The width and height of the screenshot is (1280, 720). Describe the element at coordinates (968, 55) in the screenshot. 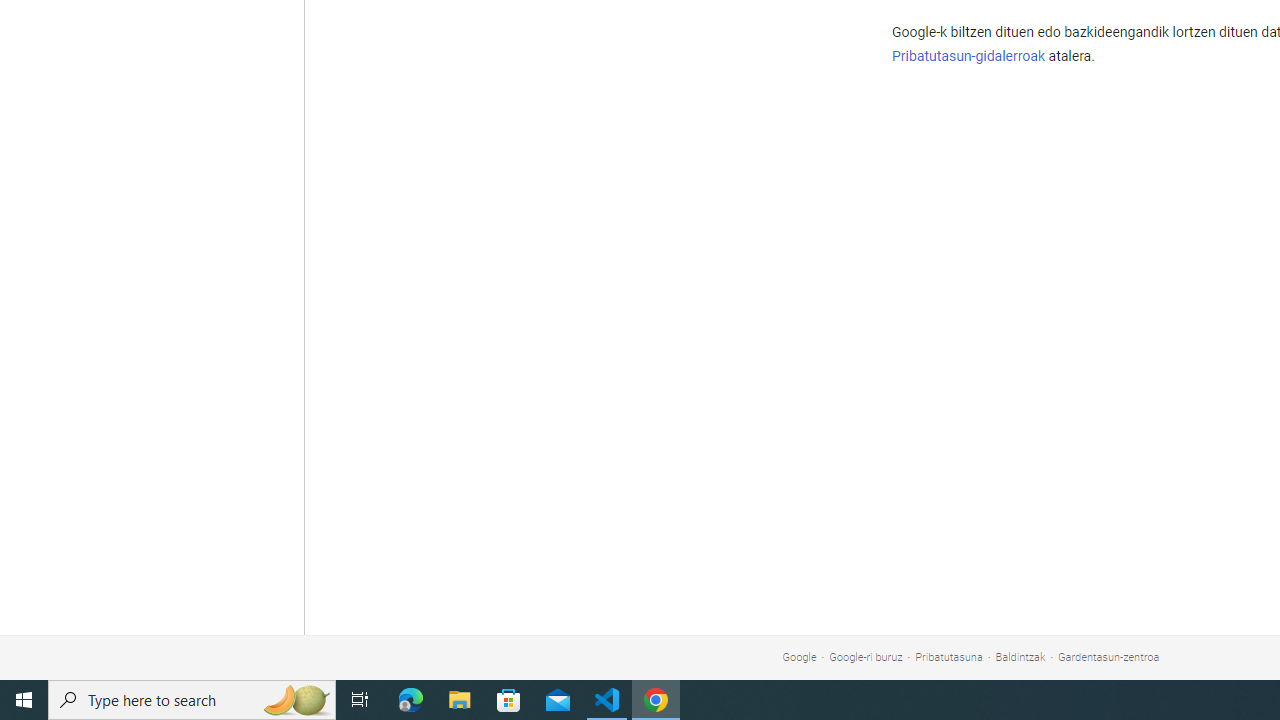

I see `'Pribatutasun-gidalerroak'` at that location.